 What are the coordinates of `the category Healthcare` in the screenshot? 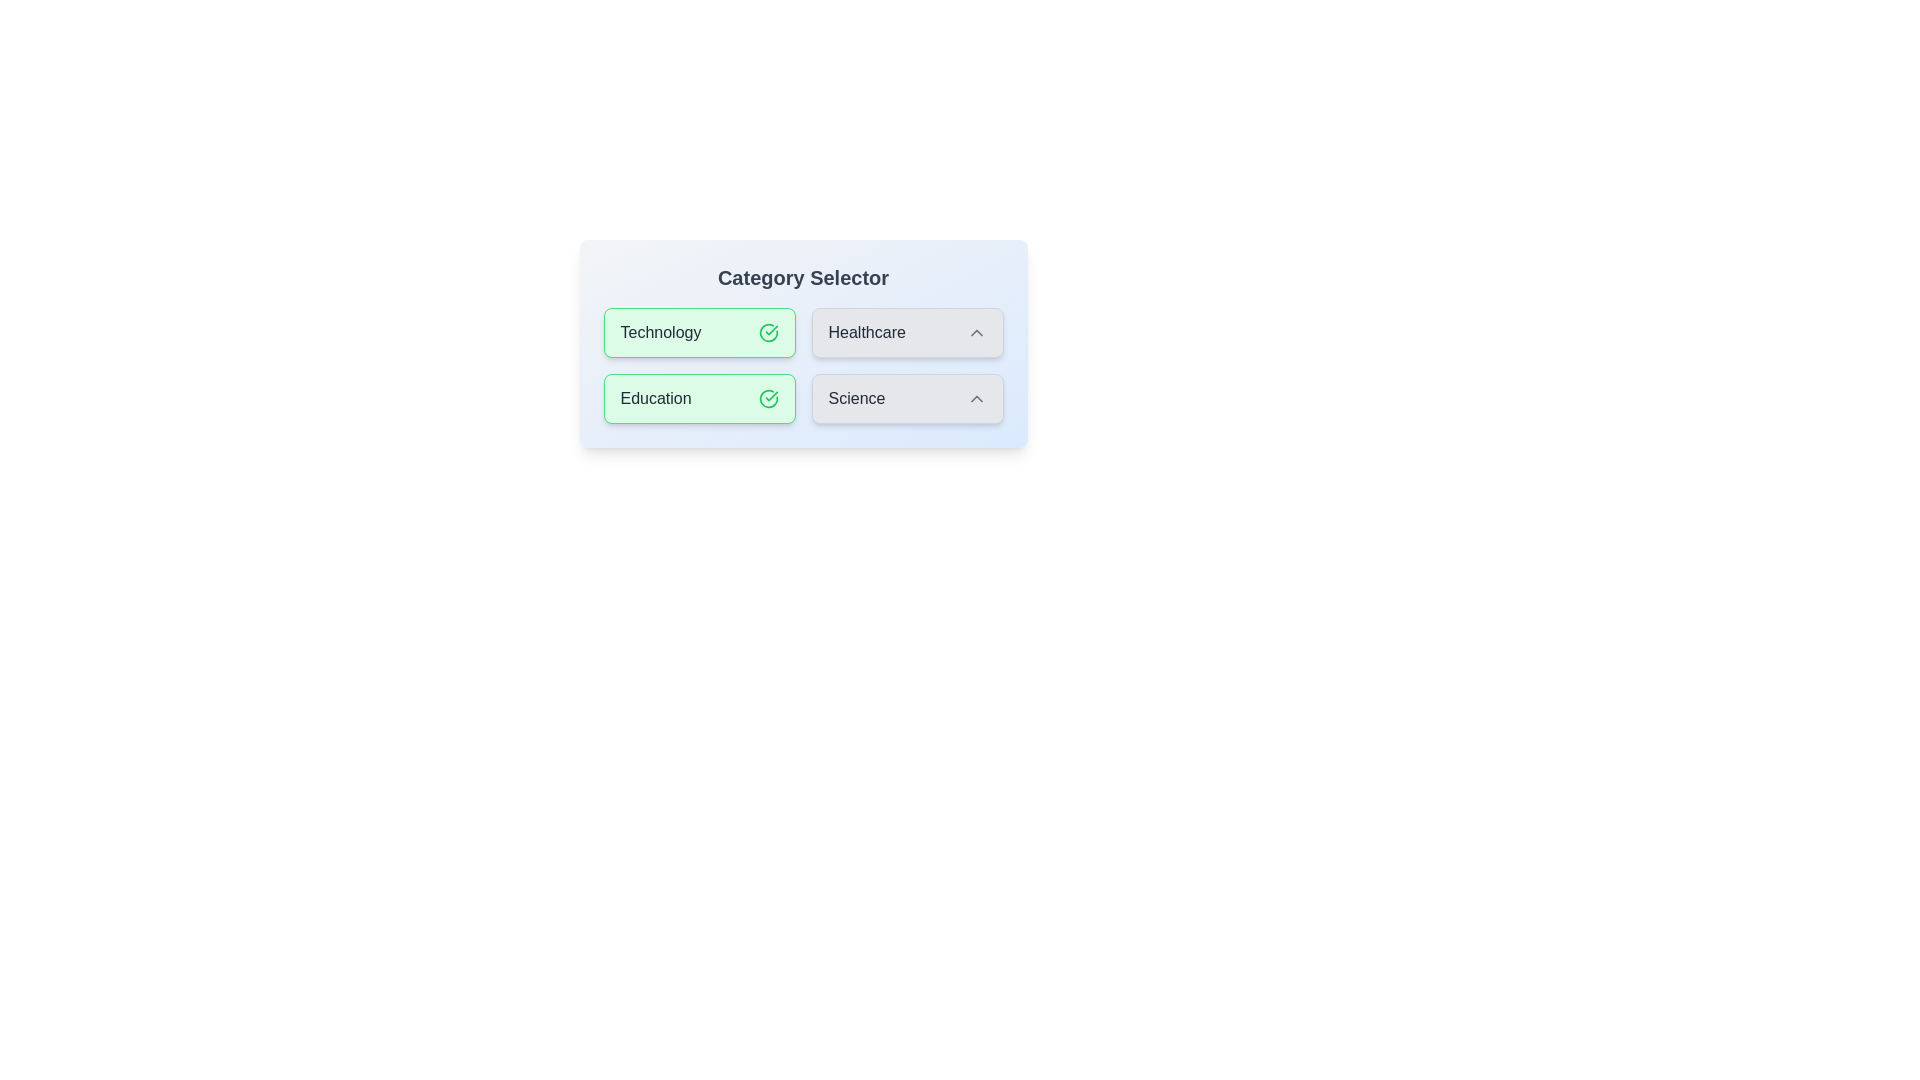 It's located at (906, 331).